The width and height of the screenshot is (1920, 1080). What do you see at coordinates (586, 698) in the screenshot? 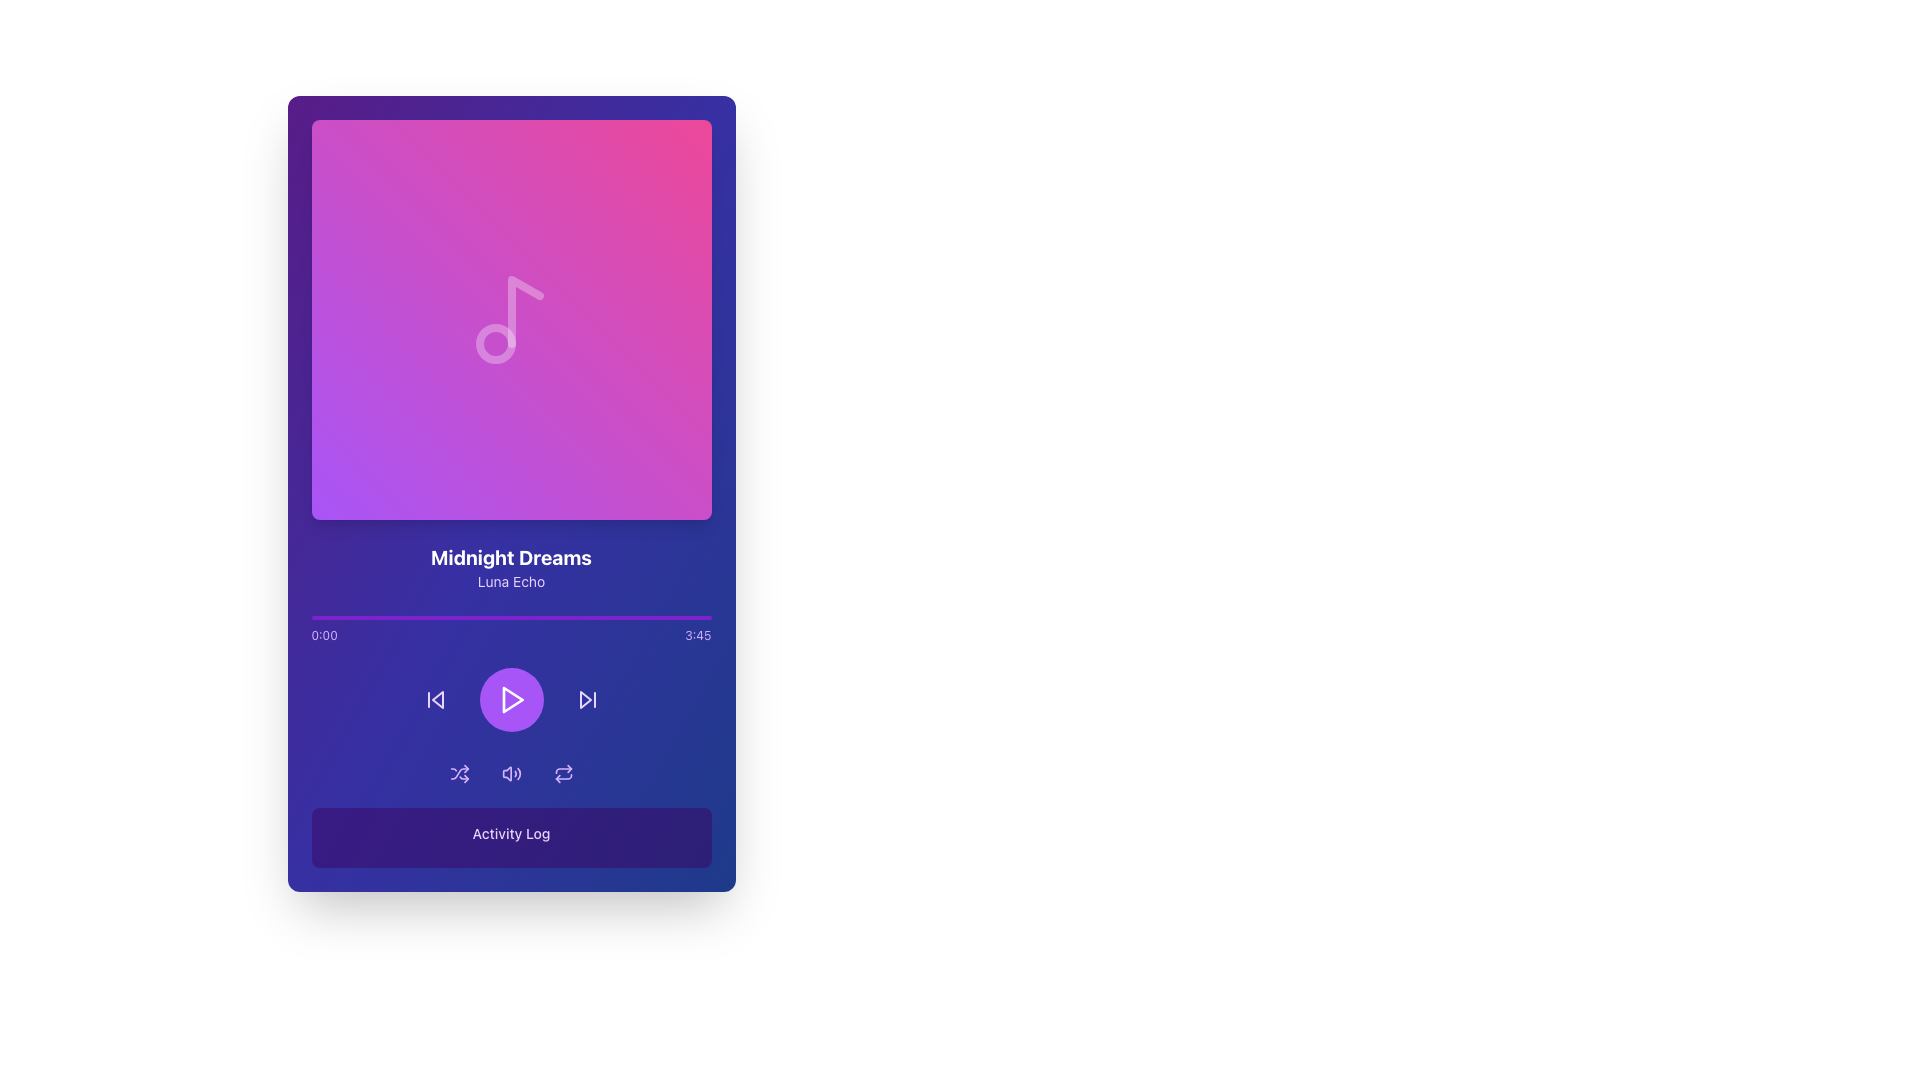
I see `the purple-themed skip forward button, which features a white 'skip forward' icon with a right-facing triangle and a vertical bar, located immediately to the right of the central play button` at bounding box center [586, 698].